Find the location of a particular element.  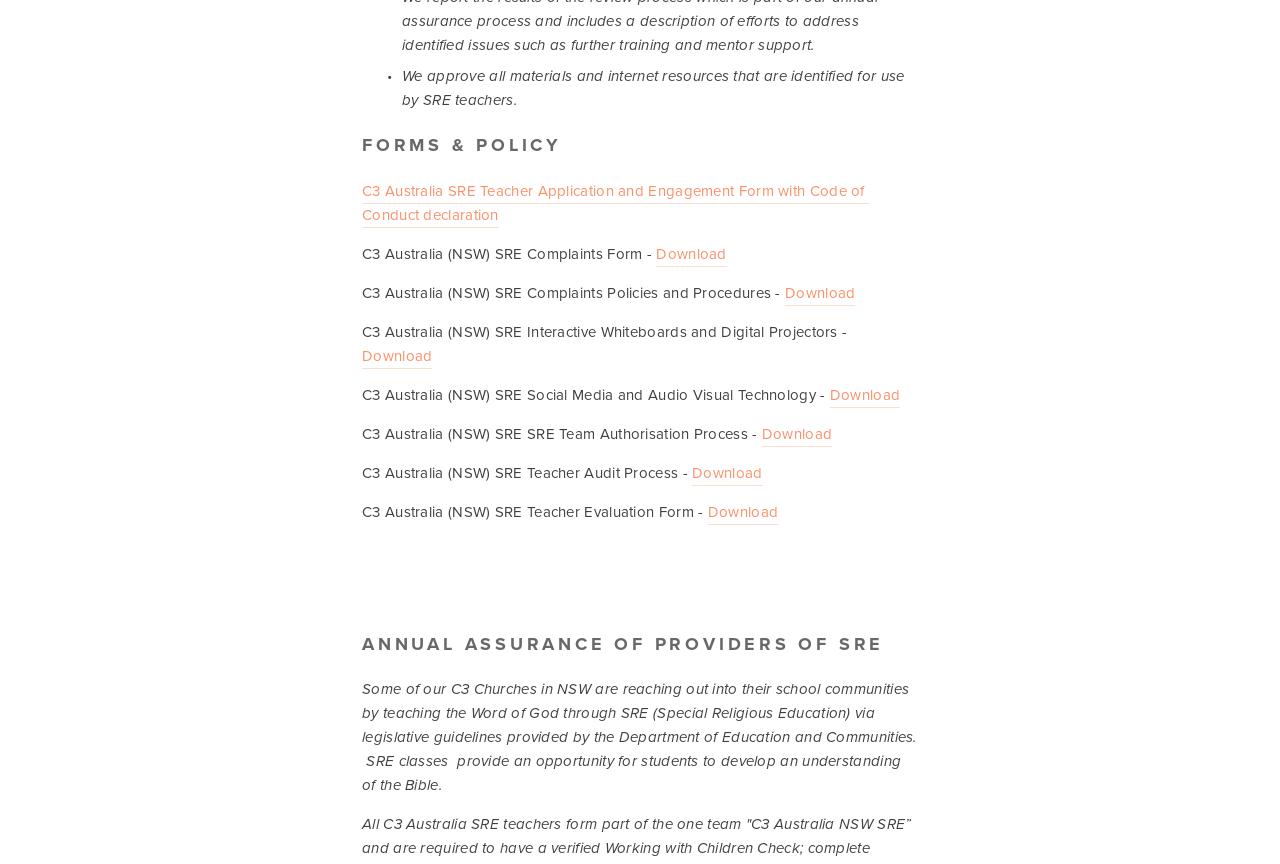

'C3 Australia (NSW) SRE Complaints Form -' is located at coordinates (361, 252).